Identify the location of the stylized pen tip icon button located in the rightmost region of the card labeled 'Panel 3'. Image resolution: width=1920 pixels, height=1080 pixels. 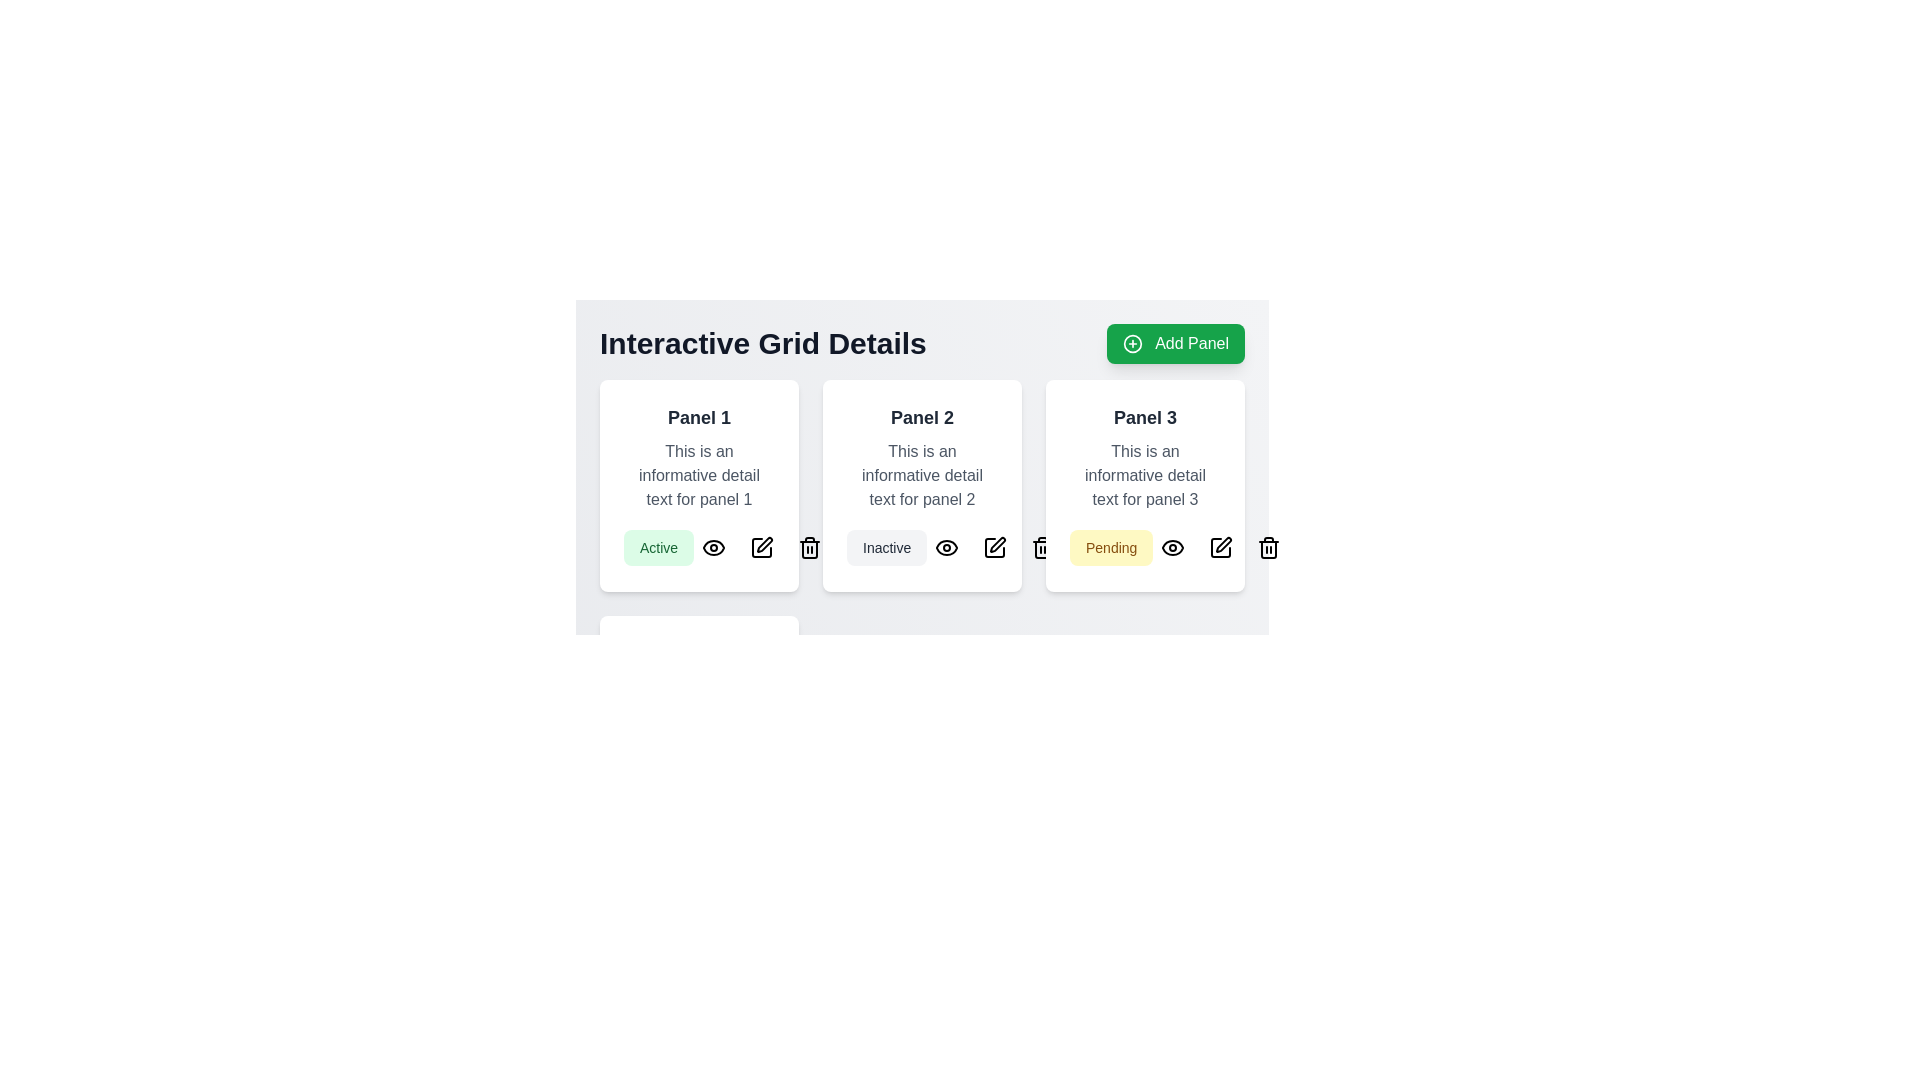
(1223, 544).